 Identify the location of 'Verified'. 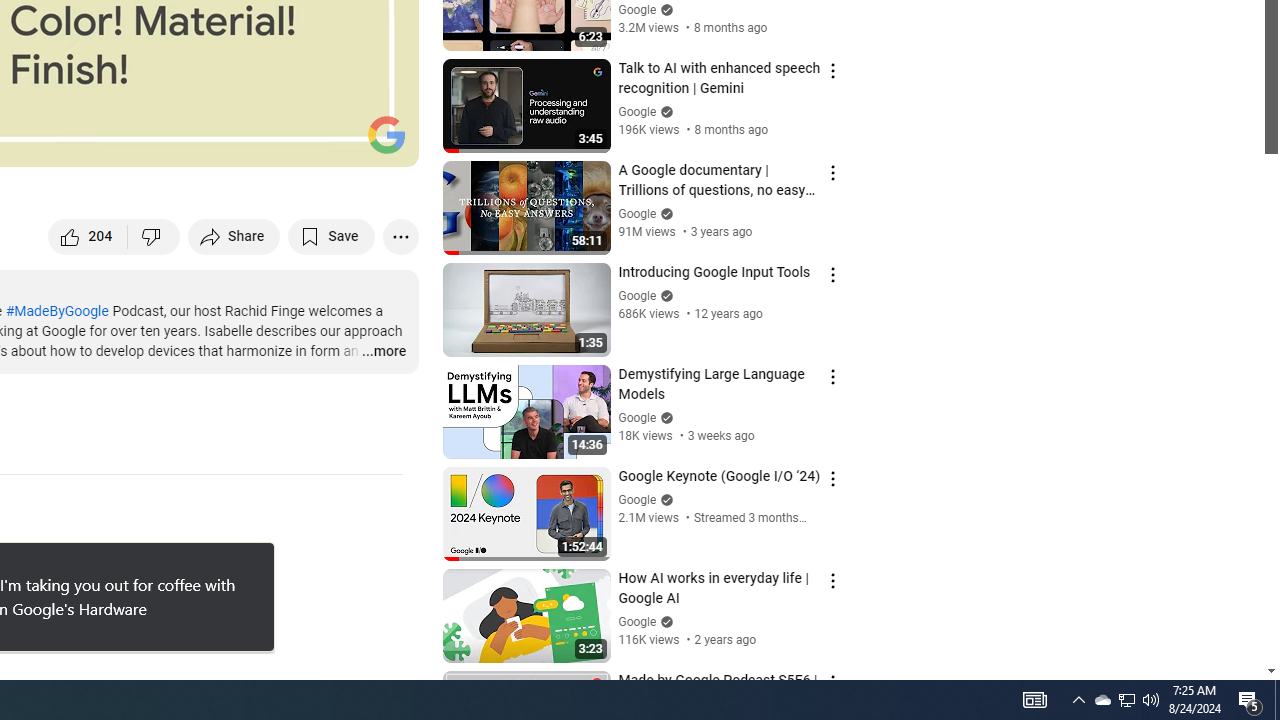
(664, 620).